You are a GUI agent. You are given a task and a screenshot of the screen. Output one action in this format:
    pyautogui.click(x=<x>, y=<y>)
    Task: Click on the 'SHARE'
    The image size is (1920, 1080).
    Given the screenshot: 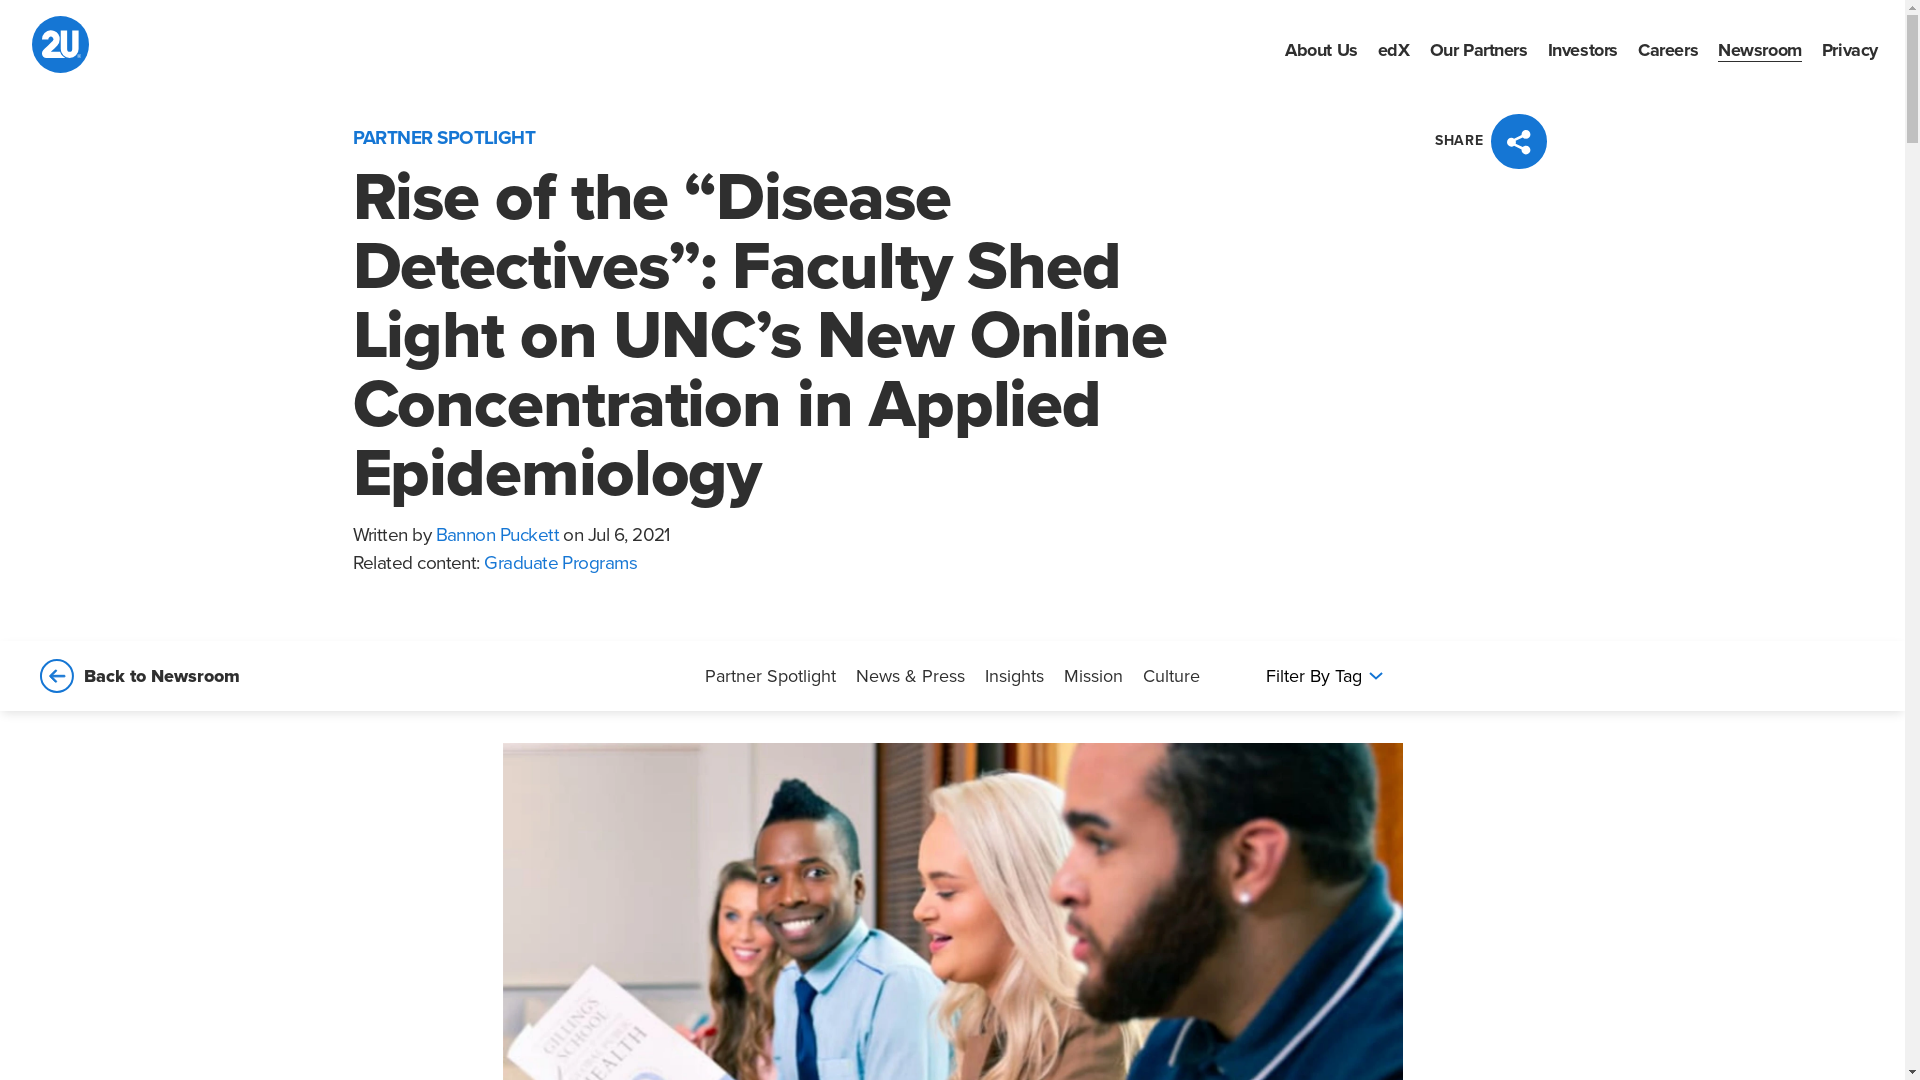 What is the action you would take?
    pyautogui.click(x=1493, y=140)
    